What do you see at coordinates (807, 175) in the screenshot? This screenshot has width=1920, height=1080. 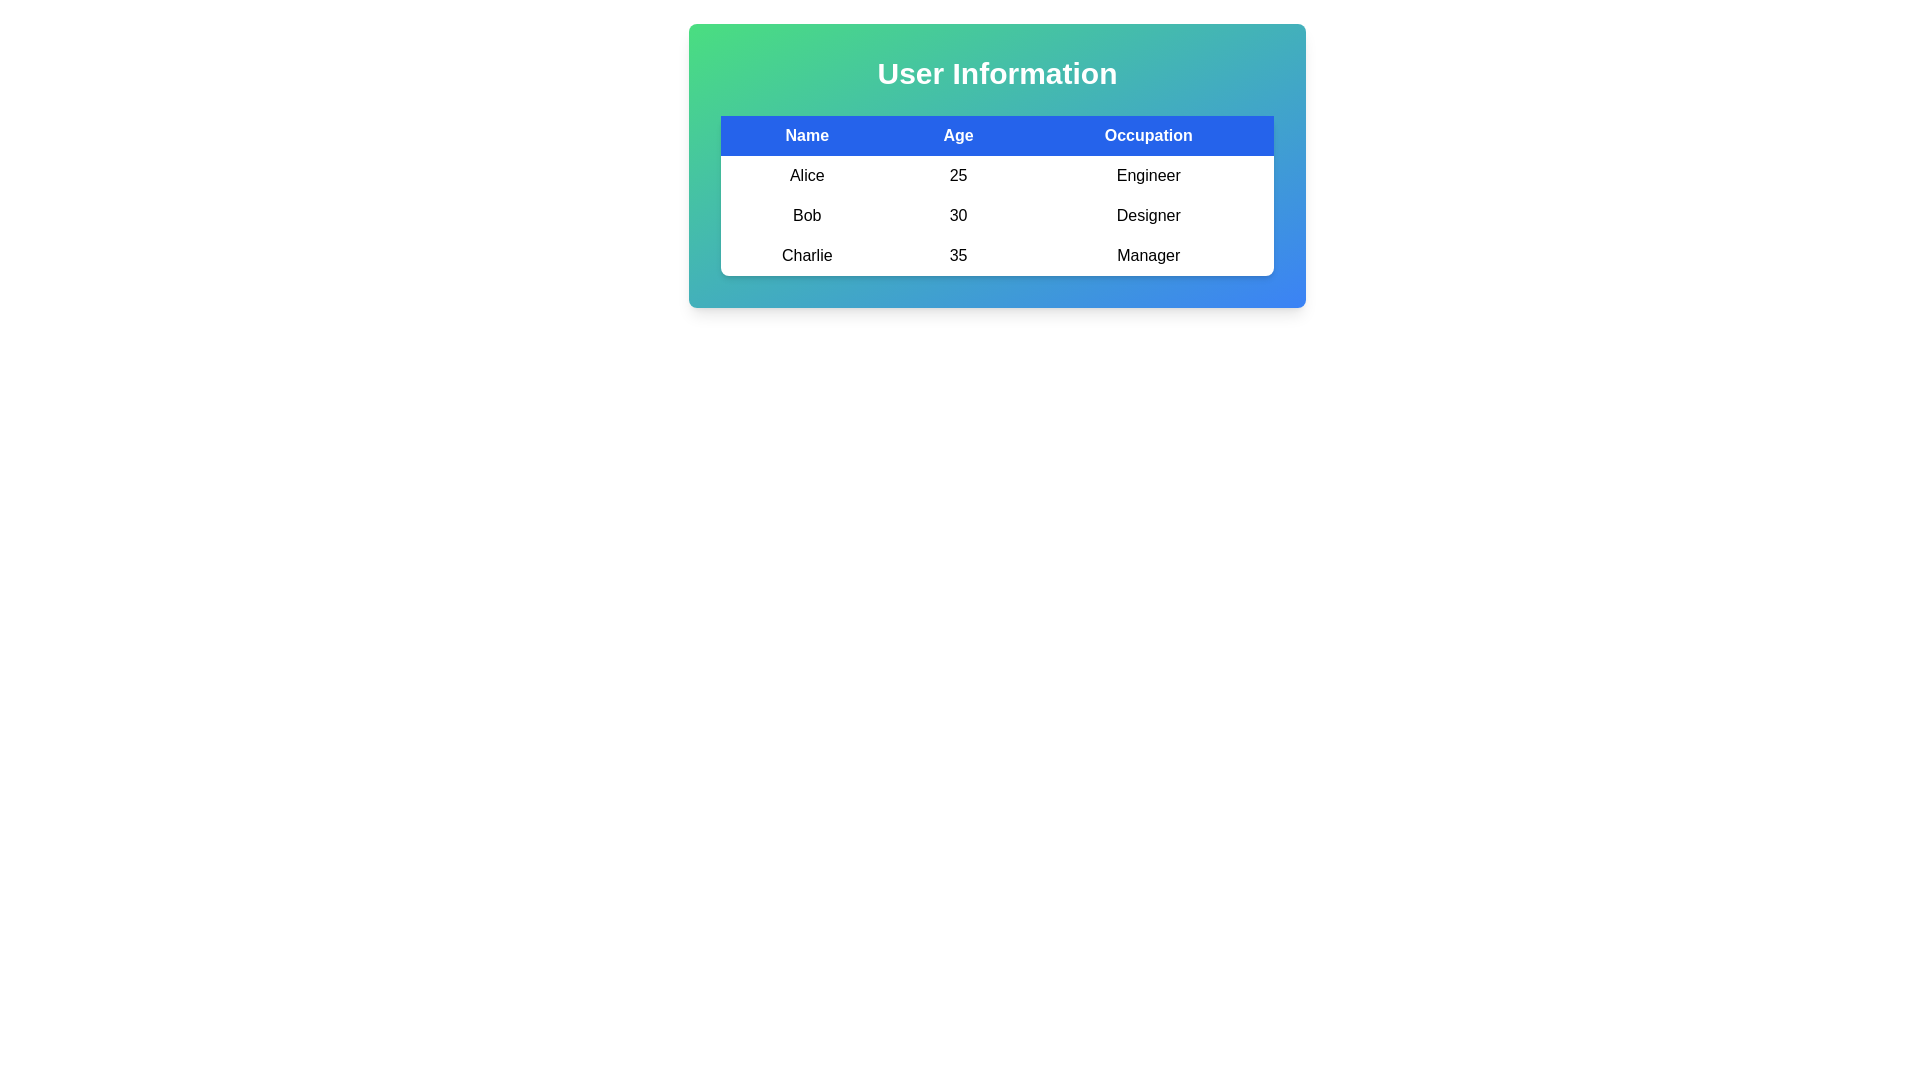 I see `the table cell displaying the text 'Alice' in a bold font, located in the first row of the 'Name' column` at bounding box center [807, 175].